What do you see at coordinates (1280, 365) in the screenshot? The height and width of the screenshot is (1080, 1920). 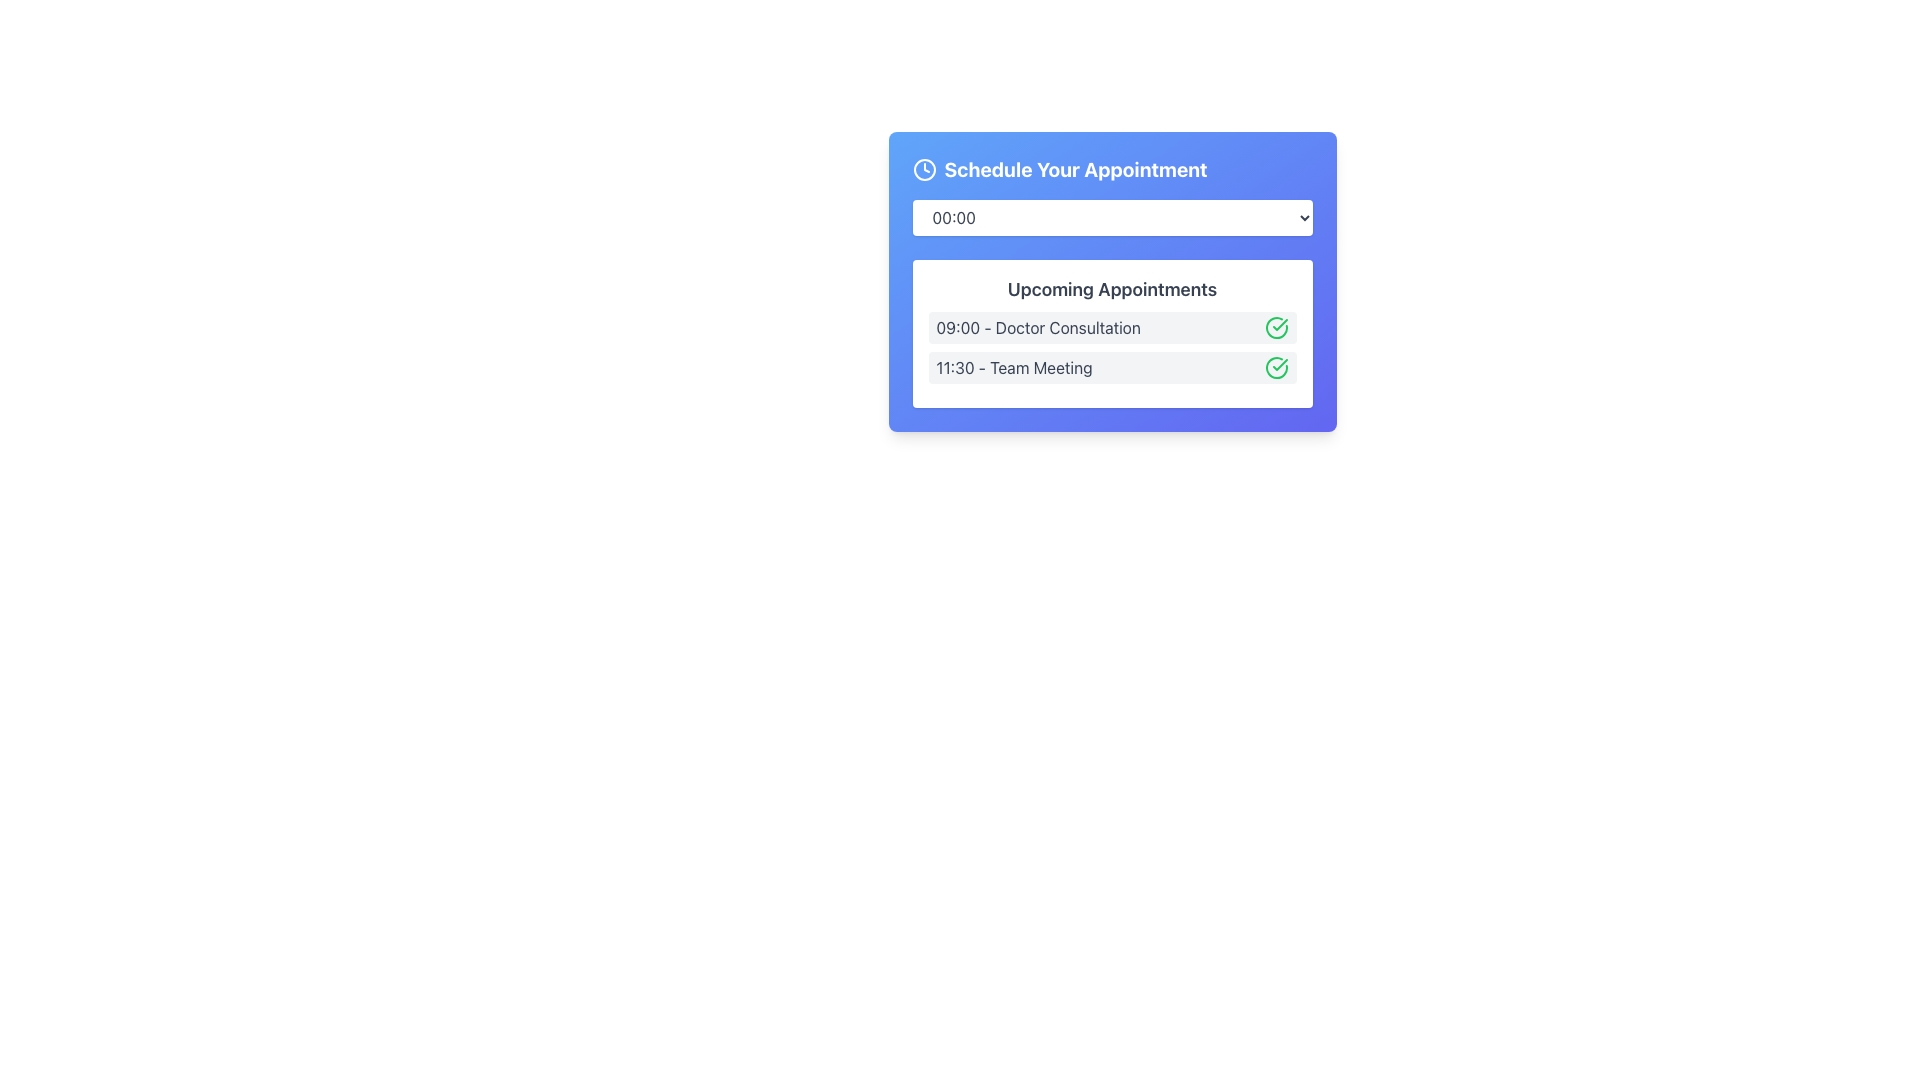 I see `the green circular checkmark icon that indicates the appointment status for '09:00 - Doctor Consultation'` at bounding box center [1280, 365].